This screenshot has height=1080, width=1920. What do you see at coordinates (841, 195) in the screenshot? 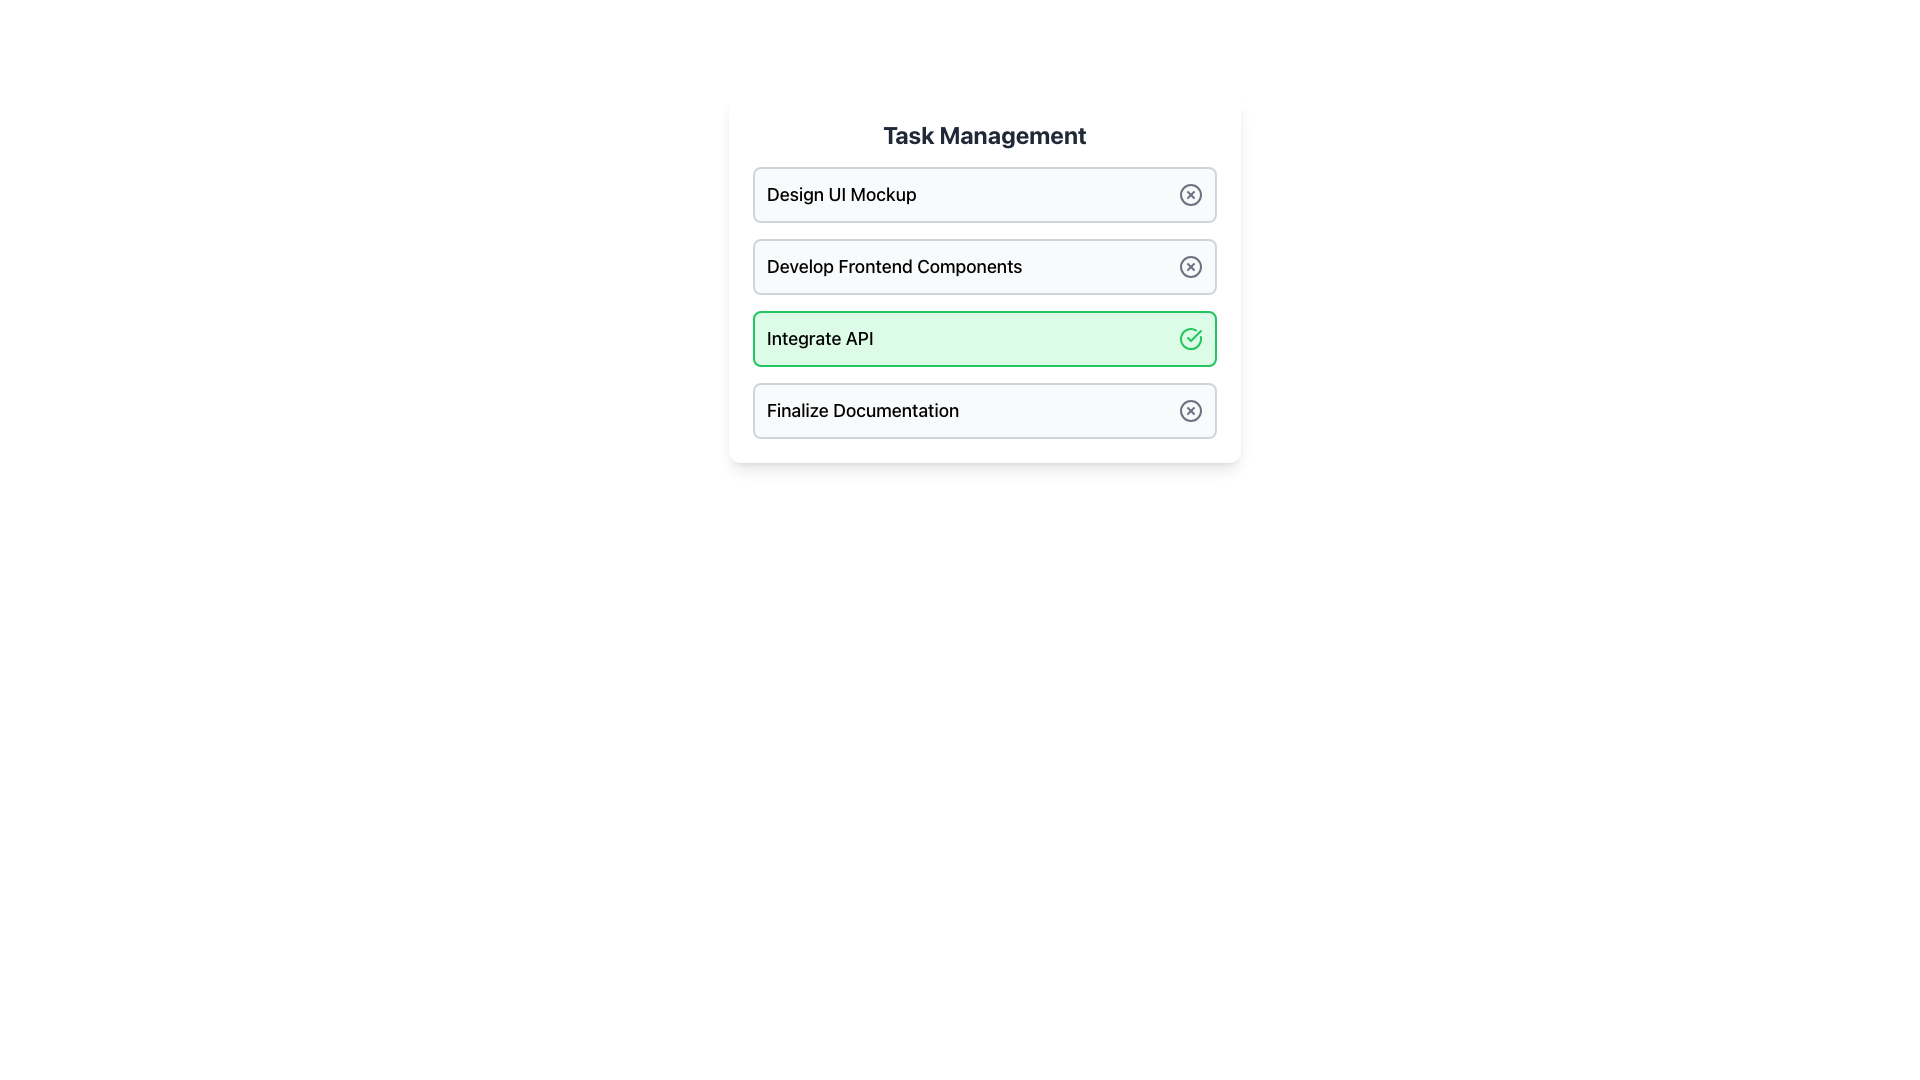
I see `the text label that identifies the task name 'Design UI Mockup' located in the first task row of the task management interface` at bounding box center [841, 195].